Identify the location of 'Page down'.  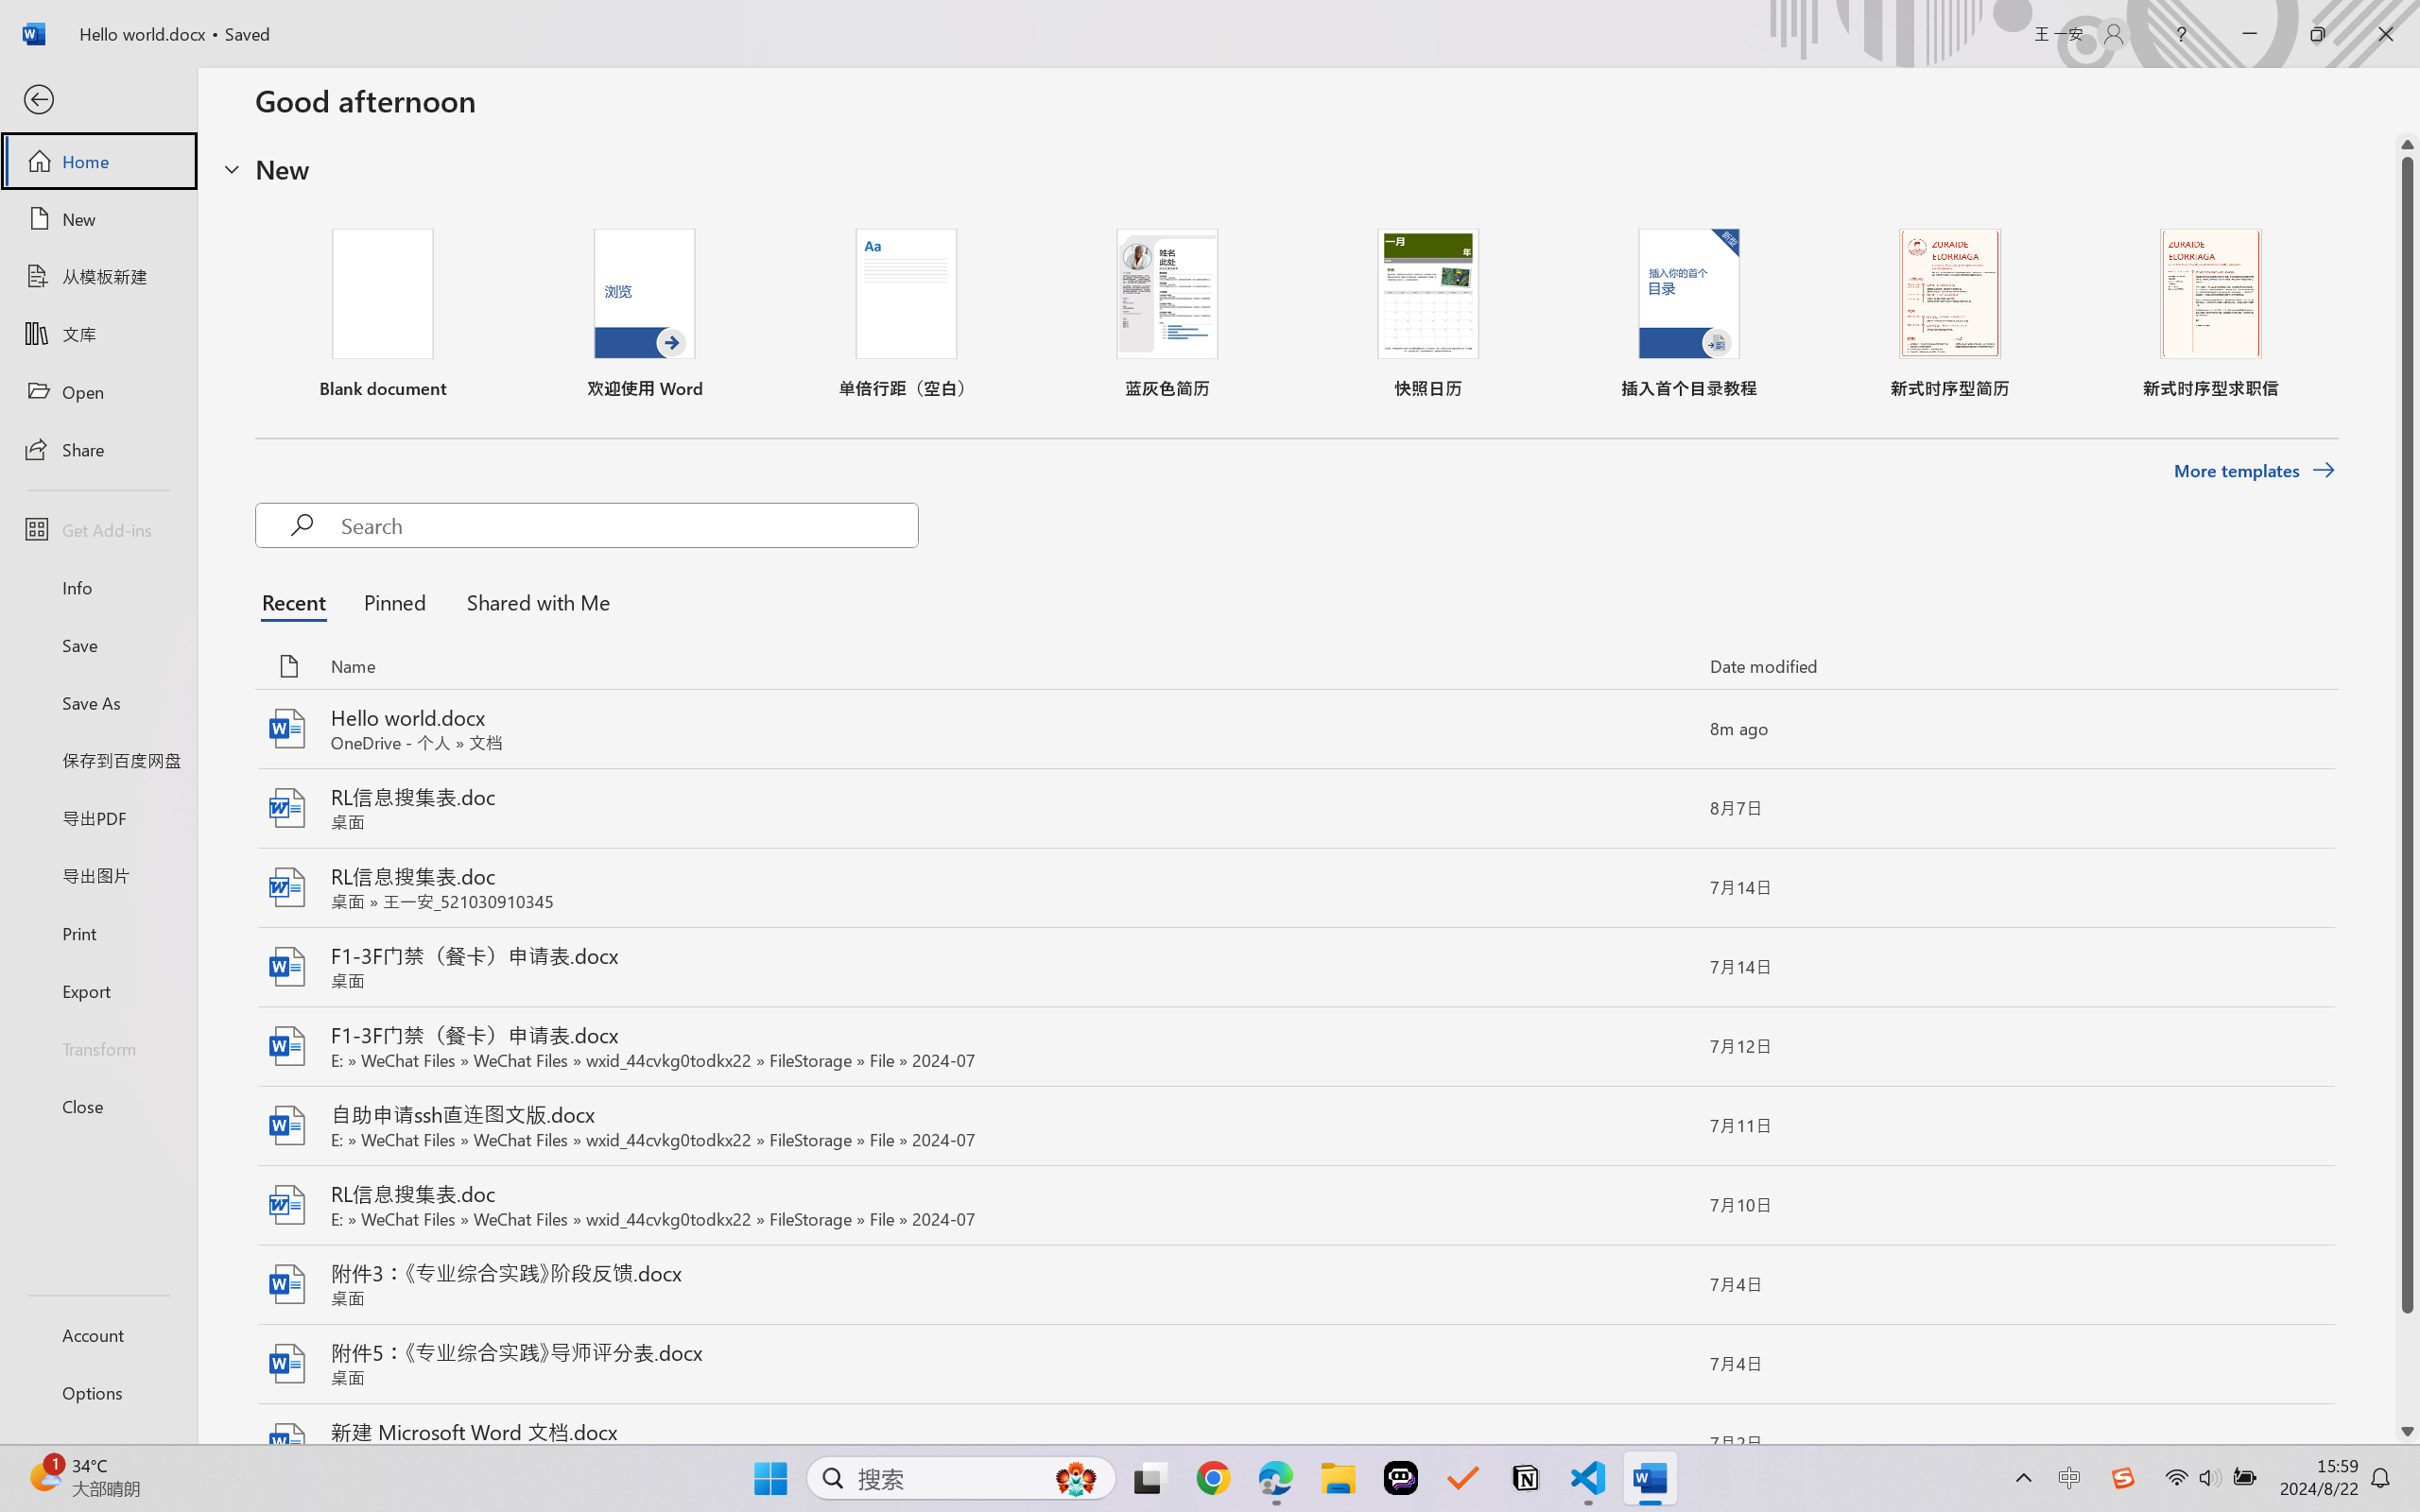
(2407, 1366).